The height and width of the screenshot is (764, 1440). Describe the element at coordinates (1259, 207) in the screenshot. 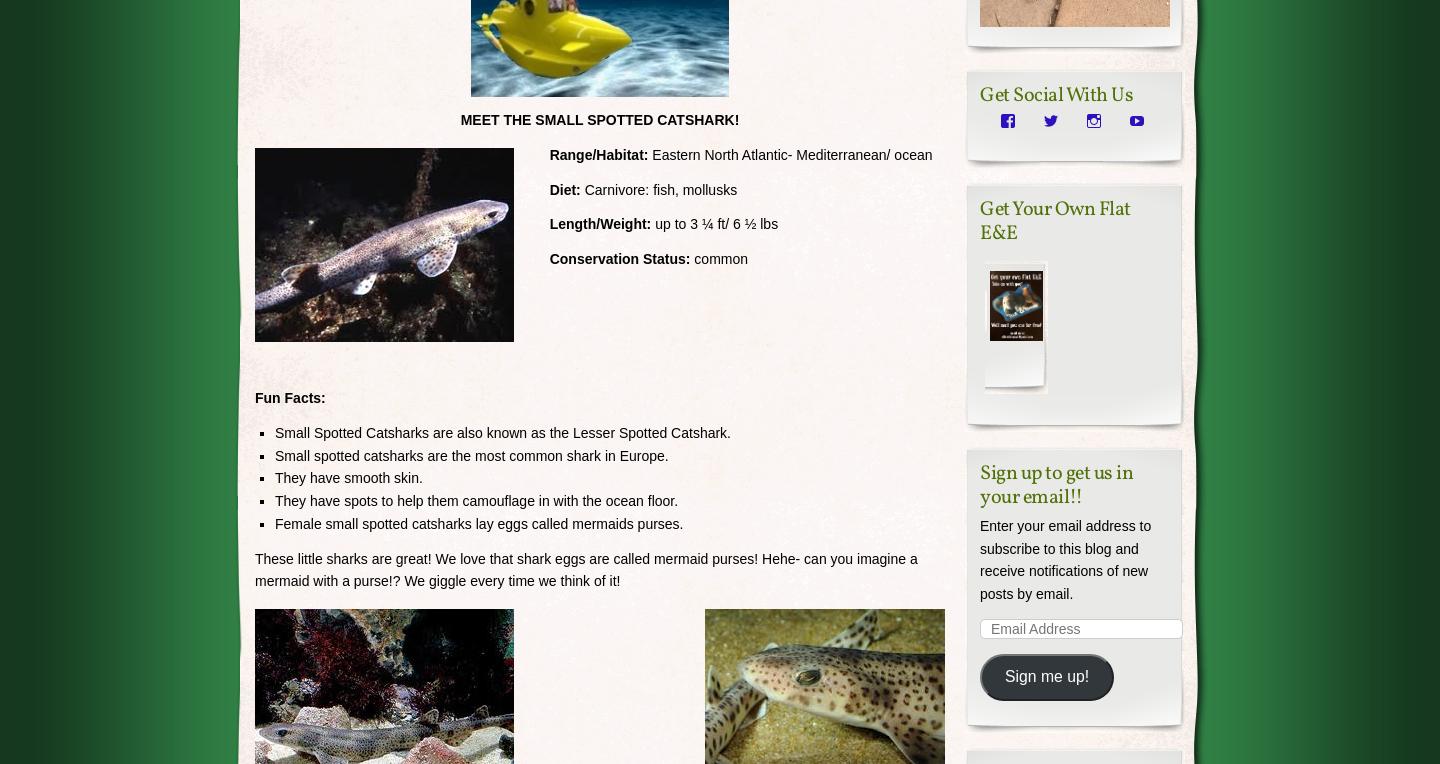

I see `'Comment'` at that location.